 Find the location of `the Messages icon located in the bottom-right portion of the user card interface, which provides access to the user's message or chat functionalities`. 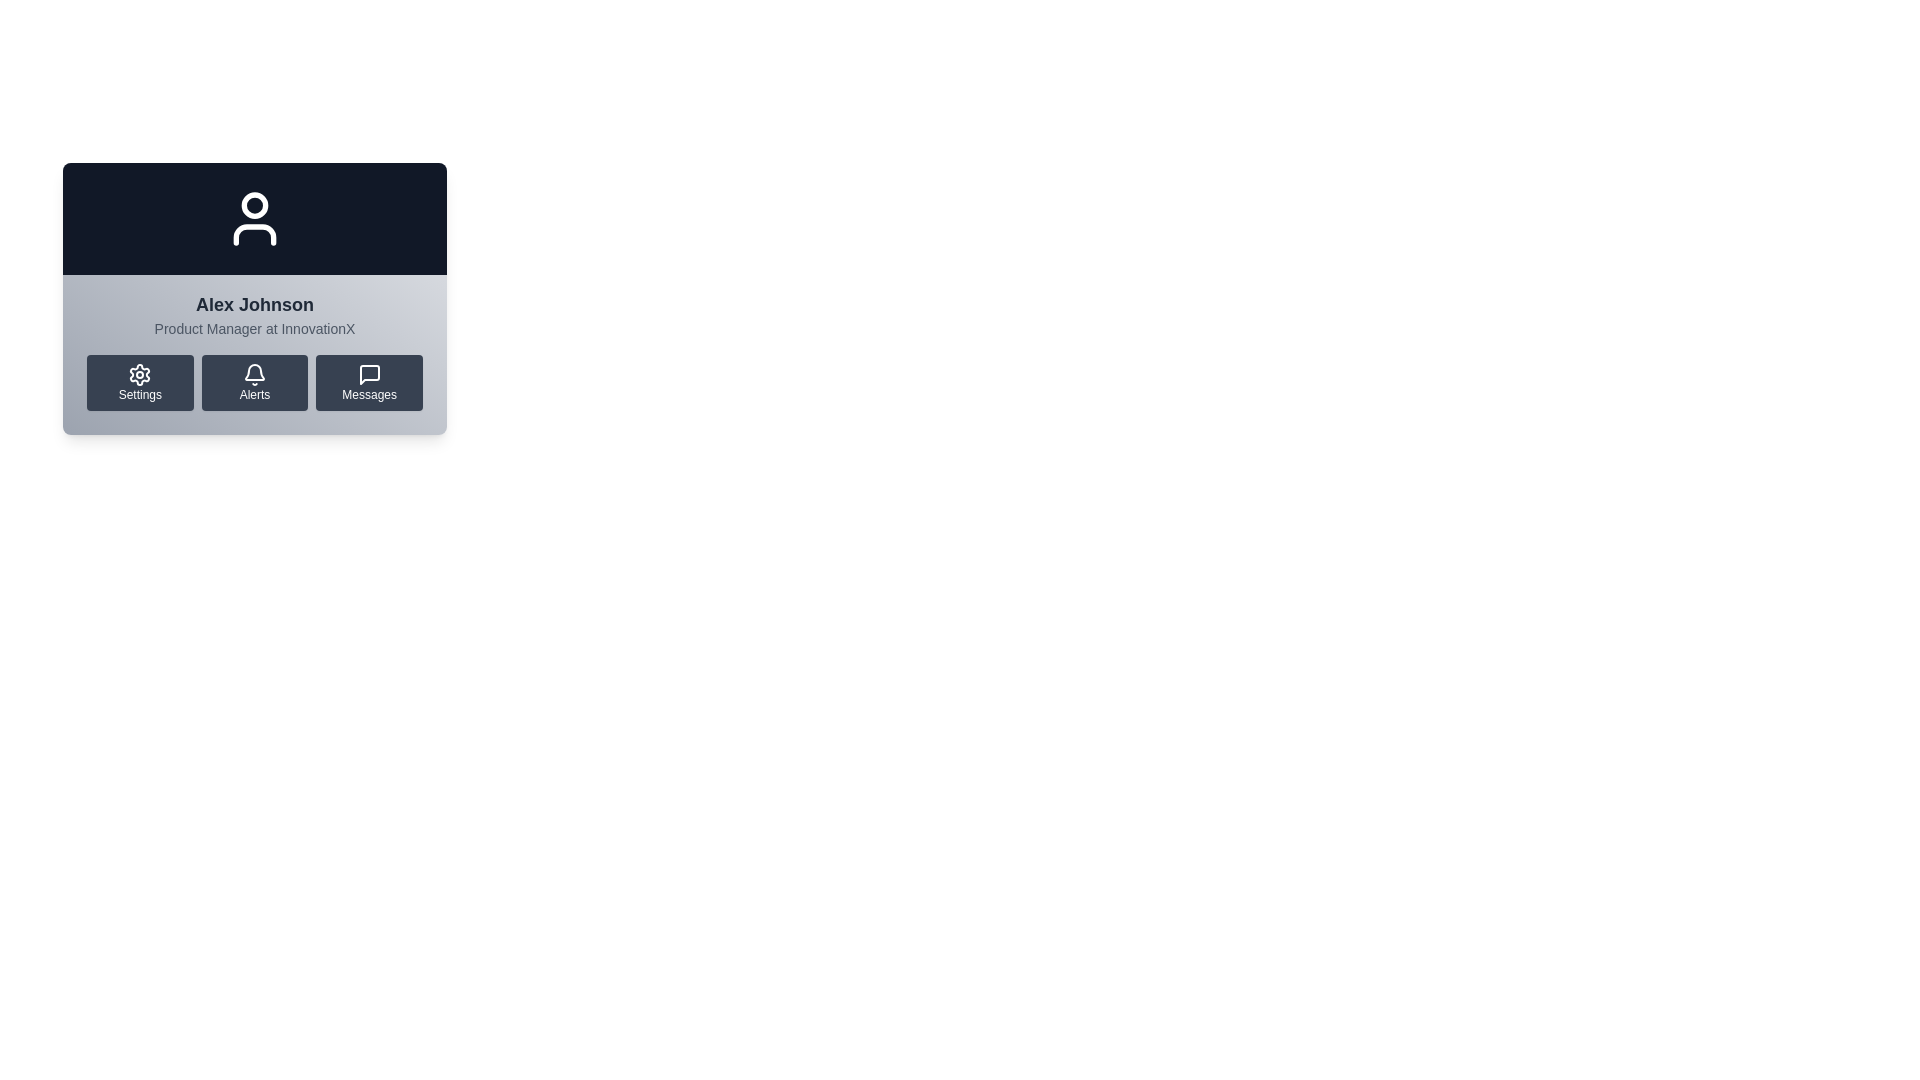

the Messages icon located in the bottom-right portion of the user card interface, which provides access to the user's message or chat functionalities is located at coordinates (369, 374).